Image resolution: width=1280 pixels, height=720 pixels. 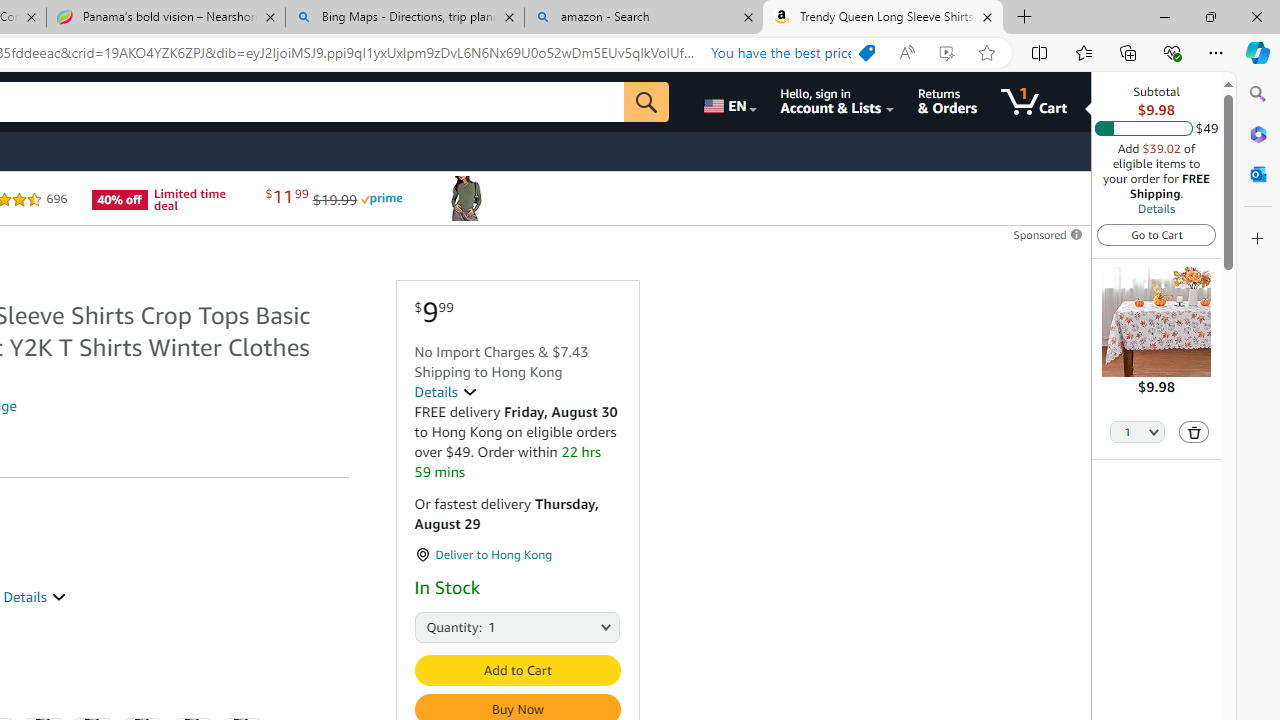 I want to click on 'Prime', so click(x=381, y=199).